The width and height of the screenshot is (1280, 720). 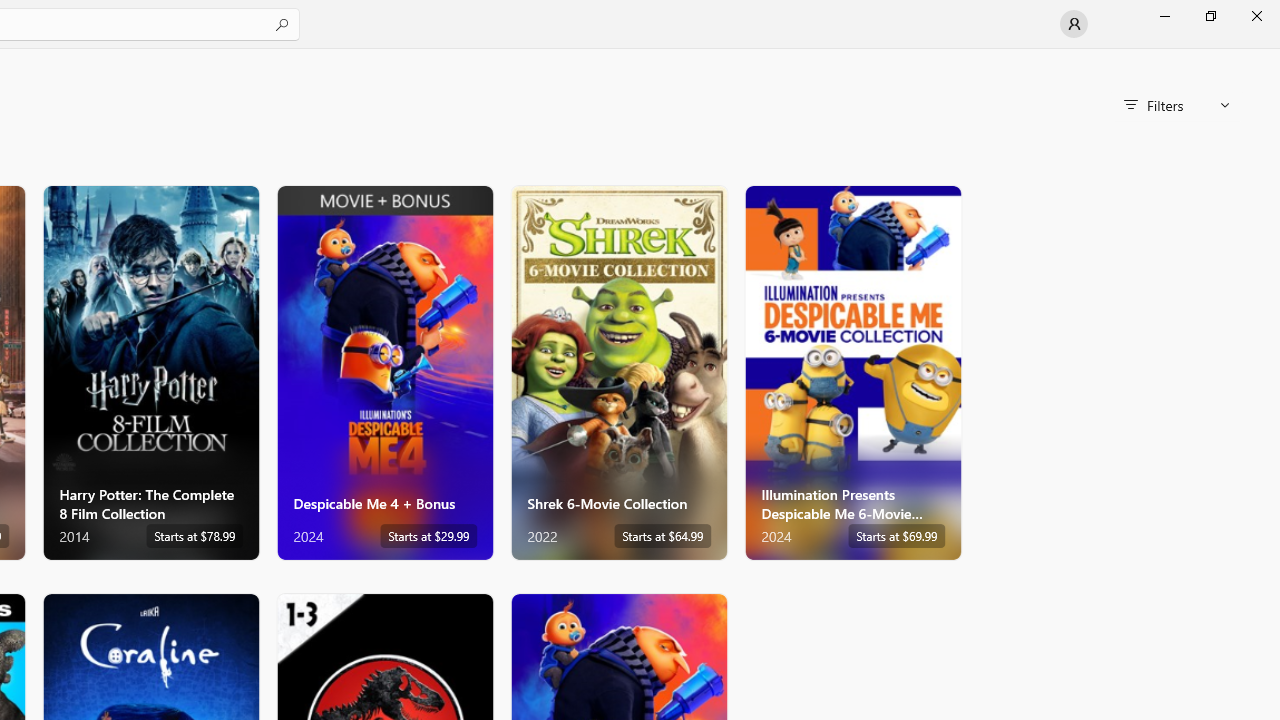 I want to click on 'Vertical Small Decrease', so click(x=1271, y=54).